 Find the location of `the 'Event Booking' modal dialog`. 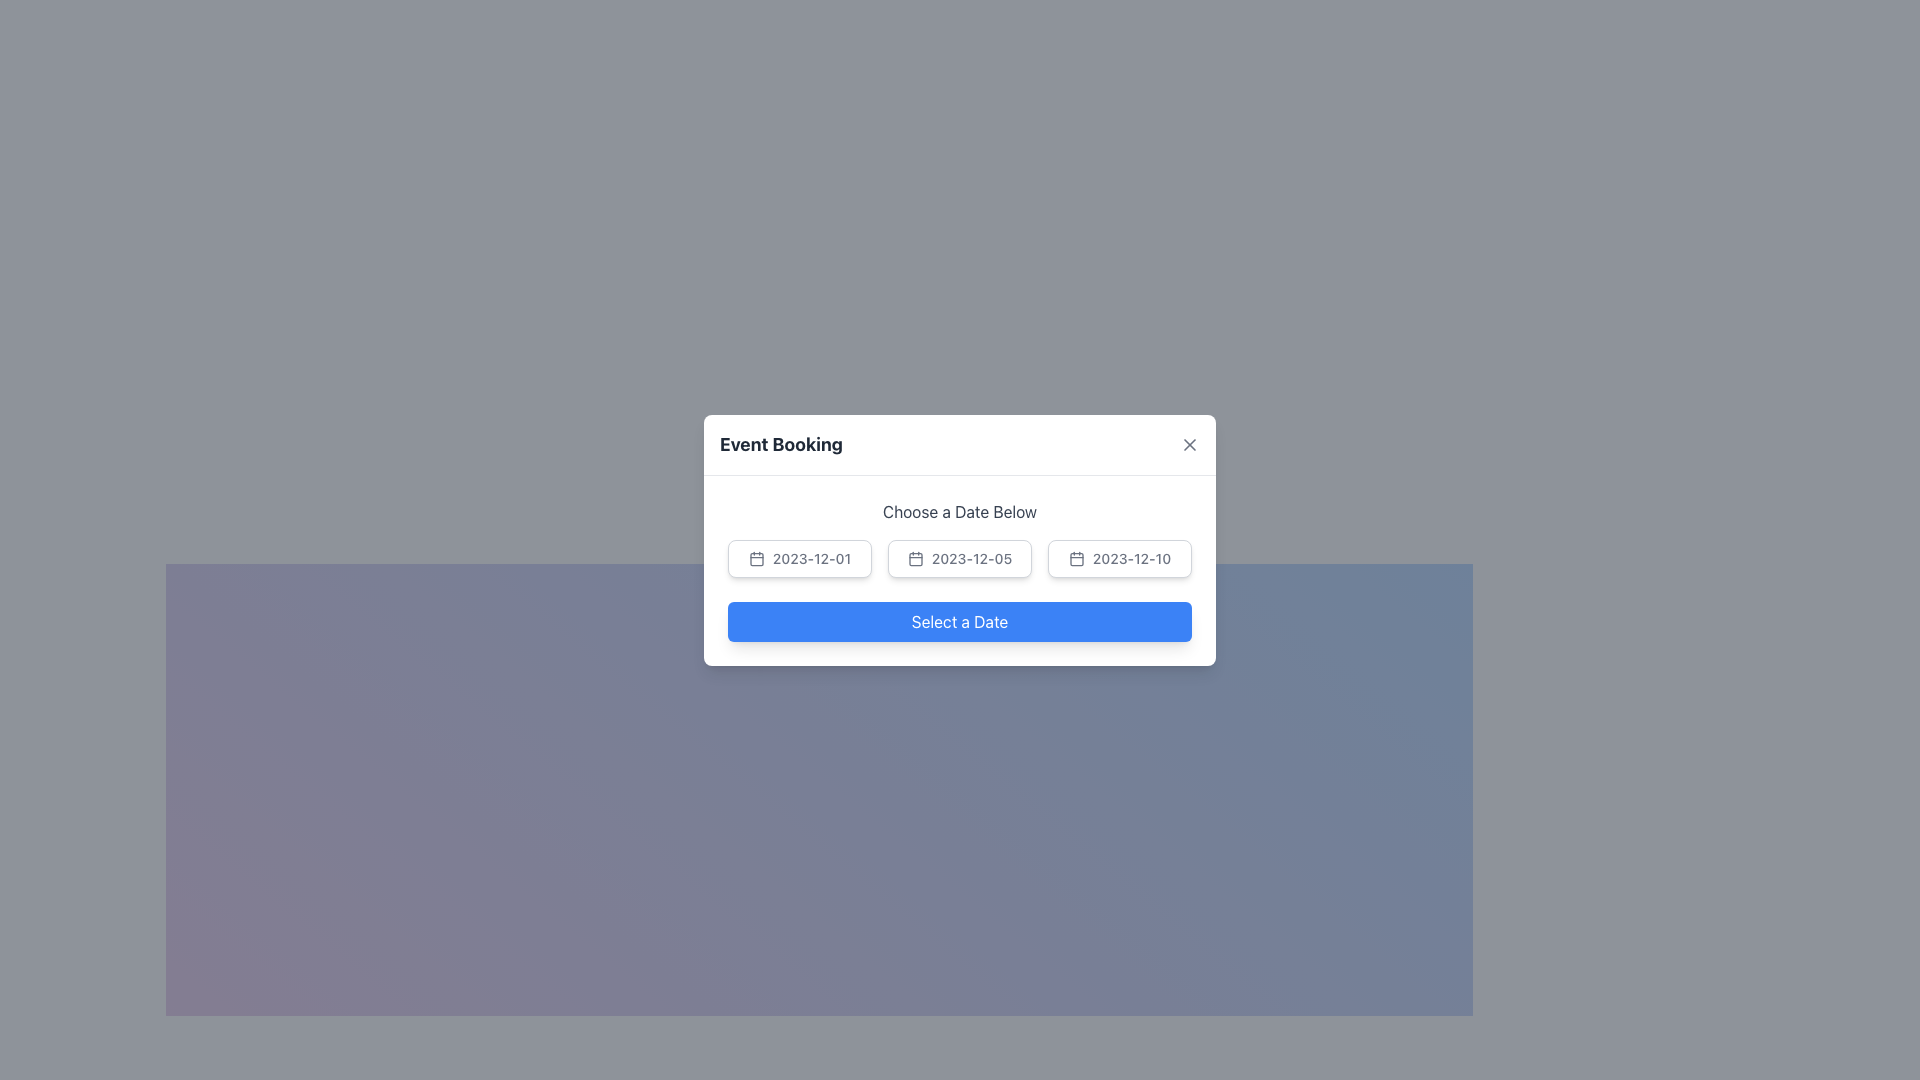

the 'Event Booking' modal dialog is located at coordinates (960, 540).